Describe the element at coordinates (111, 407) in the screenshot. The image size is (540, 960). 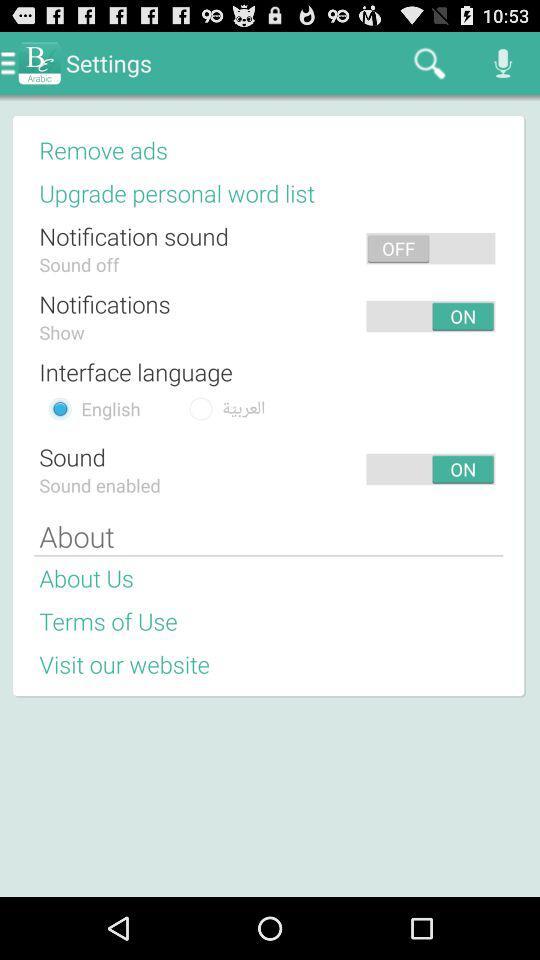
I see `app below interface language item` at that location.